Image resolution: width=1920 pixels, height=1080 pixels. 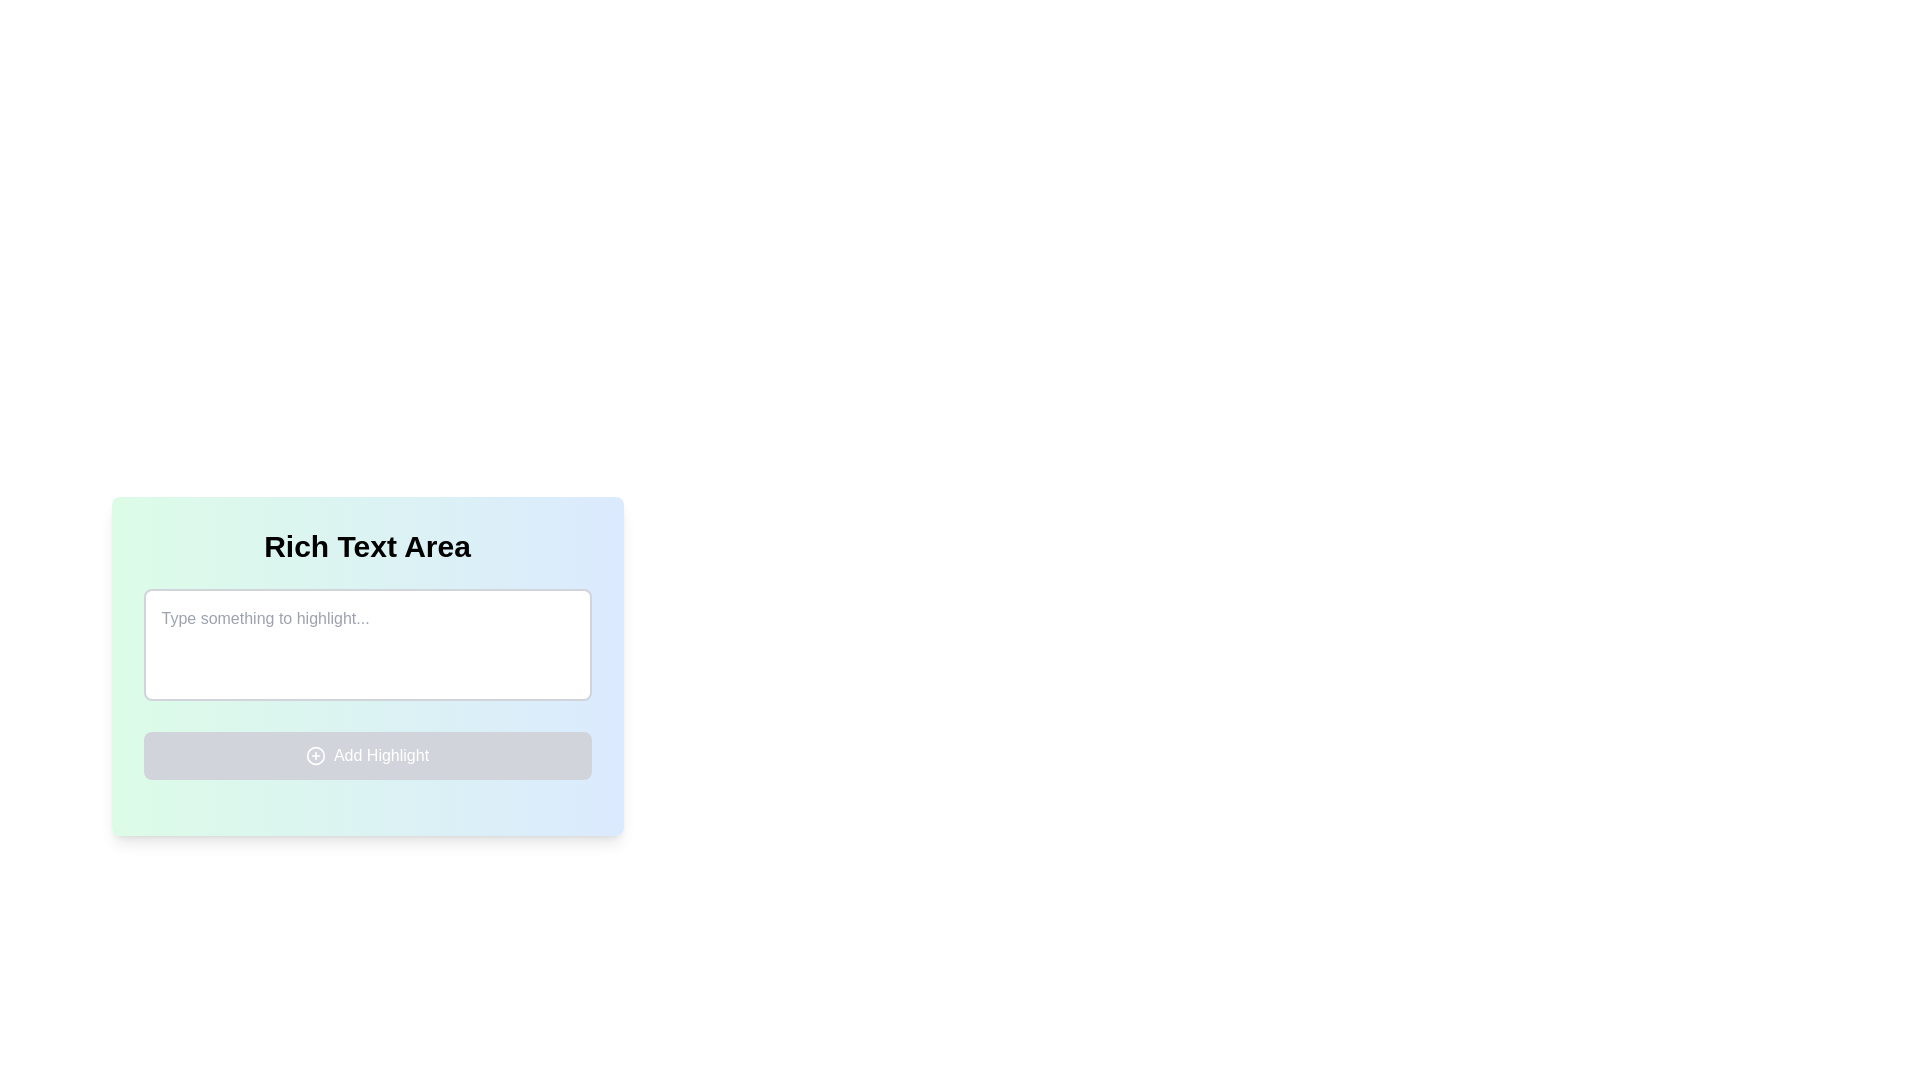 I want to click on the 'Add Highlight' button, which is a green rectangular button with rounded corners and a plus icon, so click(x=367, y=756).